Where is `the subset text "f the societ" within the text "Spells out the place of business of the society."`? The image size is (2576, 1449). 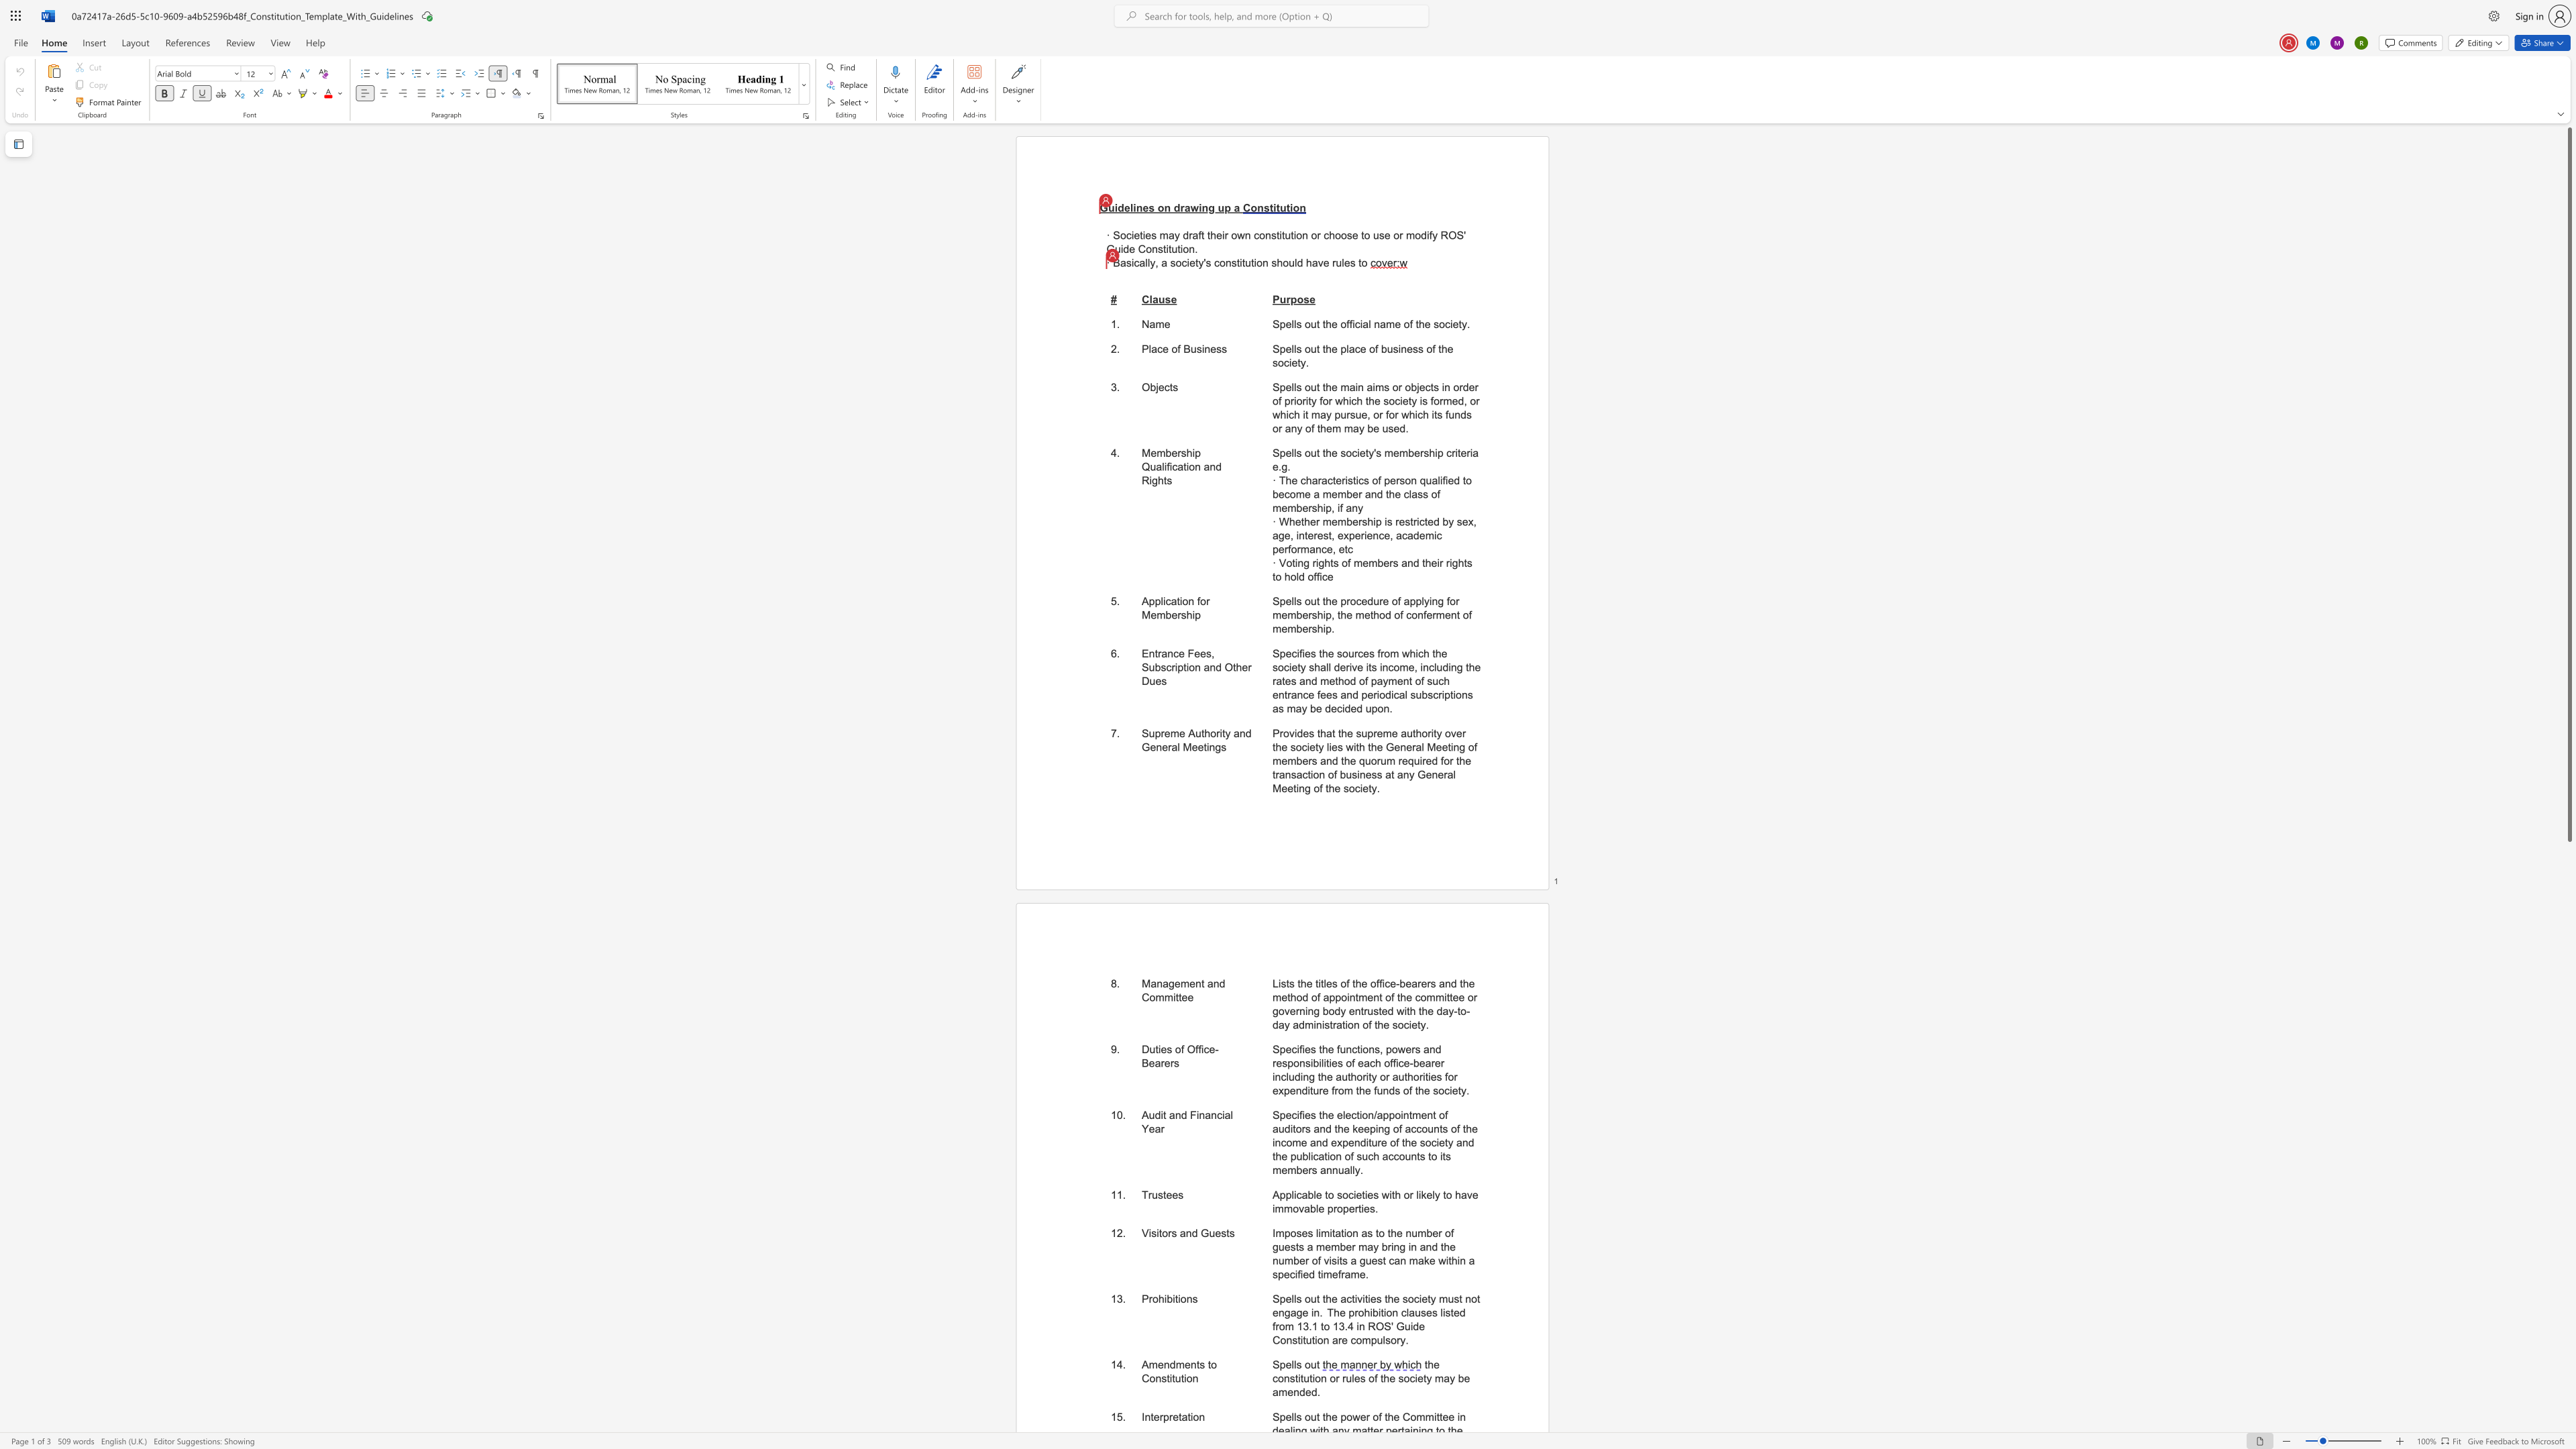 the subset text "f the societ" within the text "Spells out the place of business of the society." is located at coordinates (1432, 349).